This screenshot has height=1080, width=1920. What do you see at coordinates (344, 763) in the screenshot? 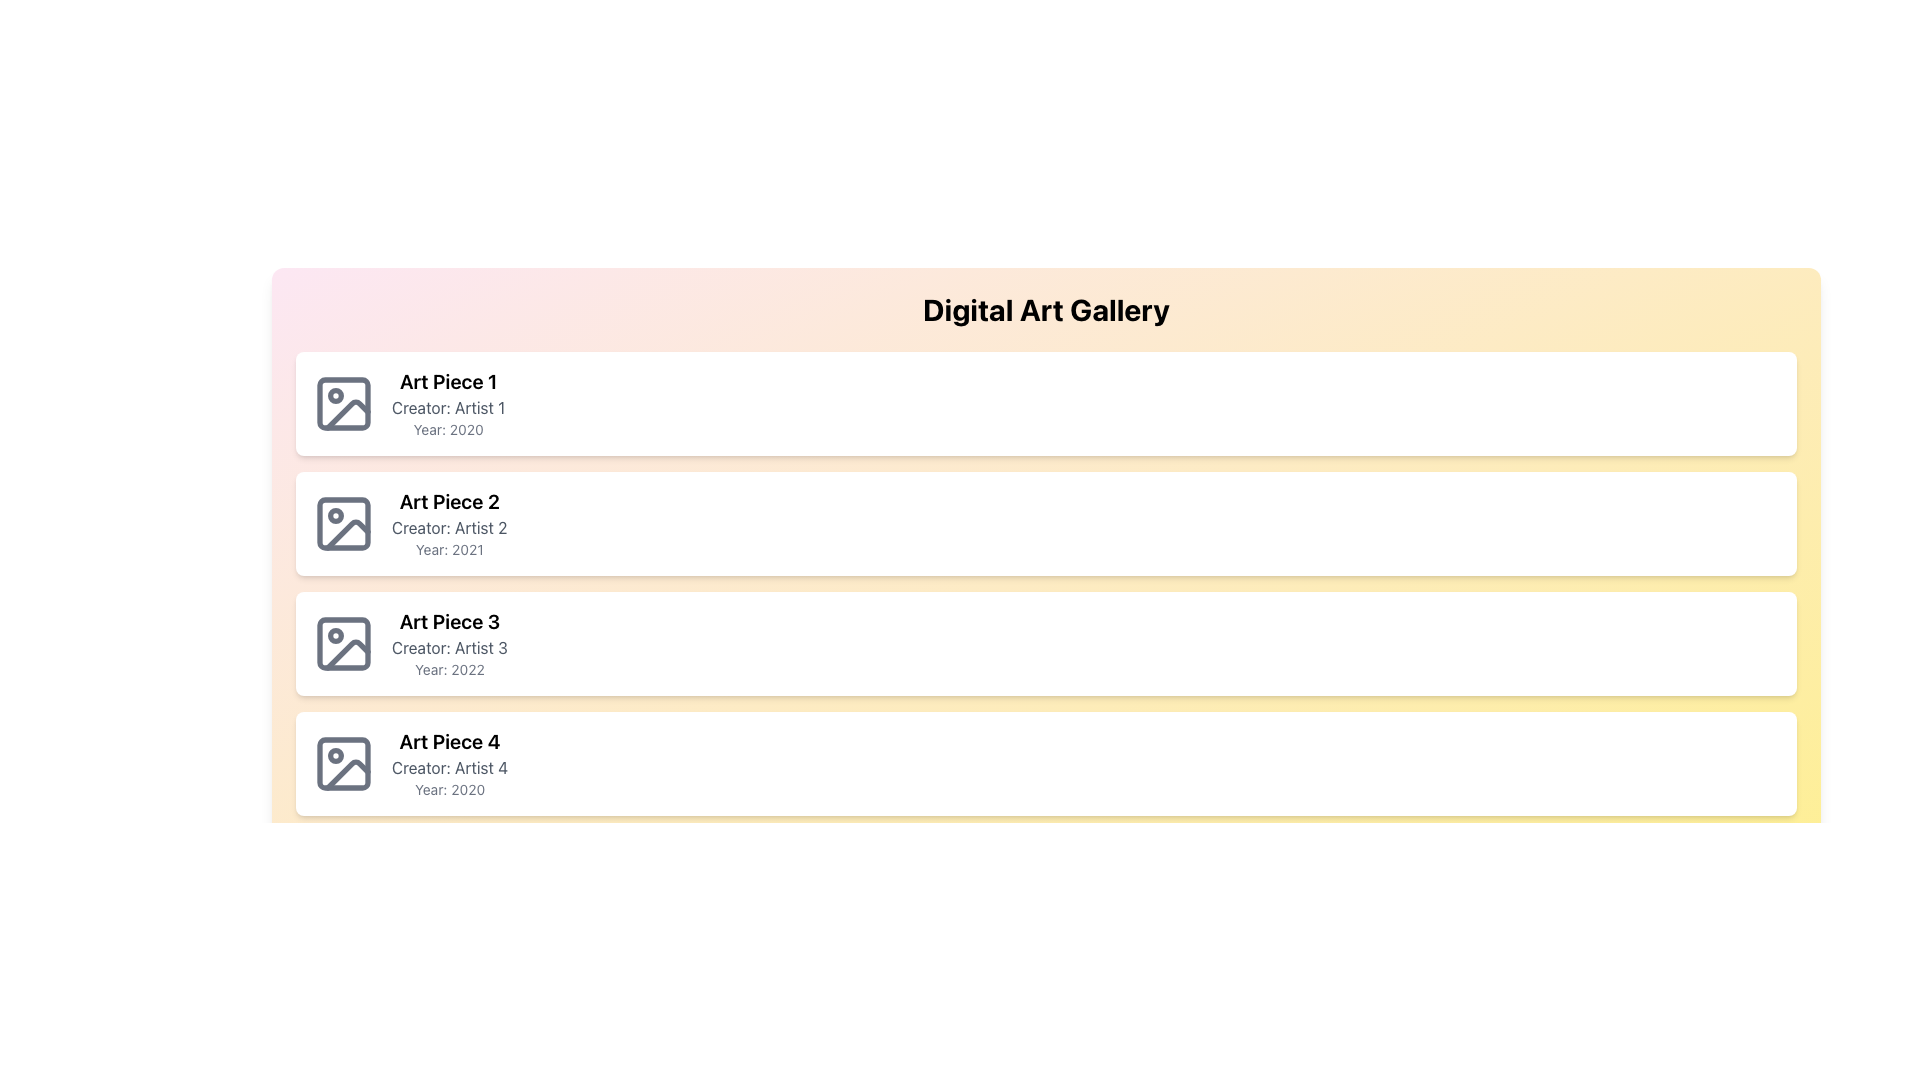
I see `the decorative square shape with rounded corners, which is part of the picture icon in the fourth item of the 'Digital Art Gallery' list` at bounding box center [344, 763].